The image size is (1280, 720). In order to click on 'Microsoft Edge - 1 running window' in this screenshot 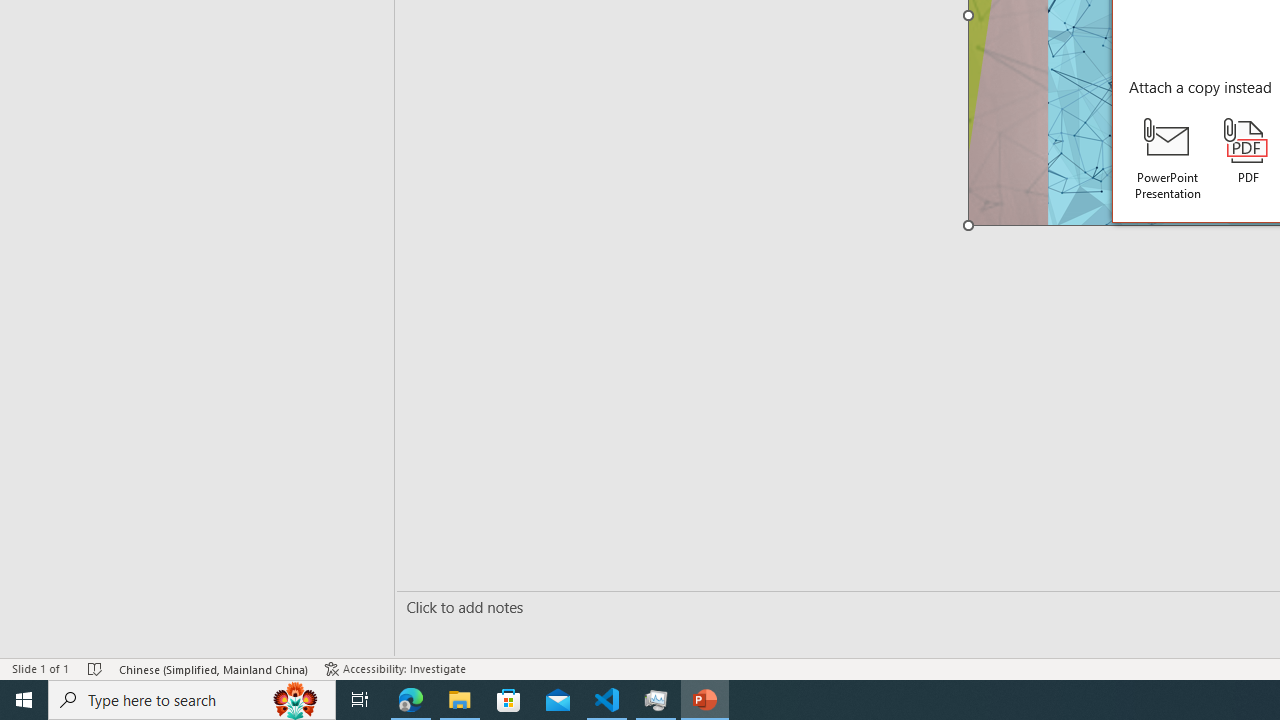, I will do `click(410, 698)`.